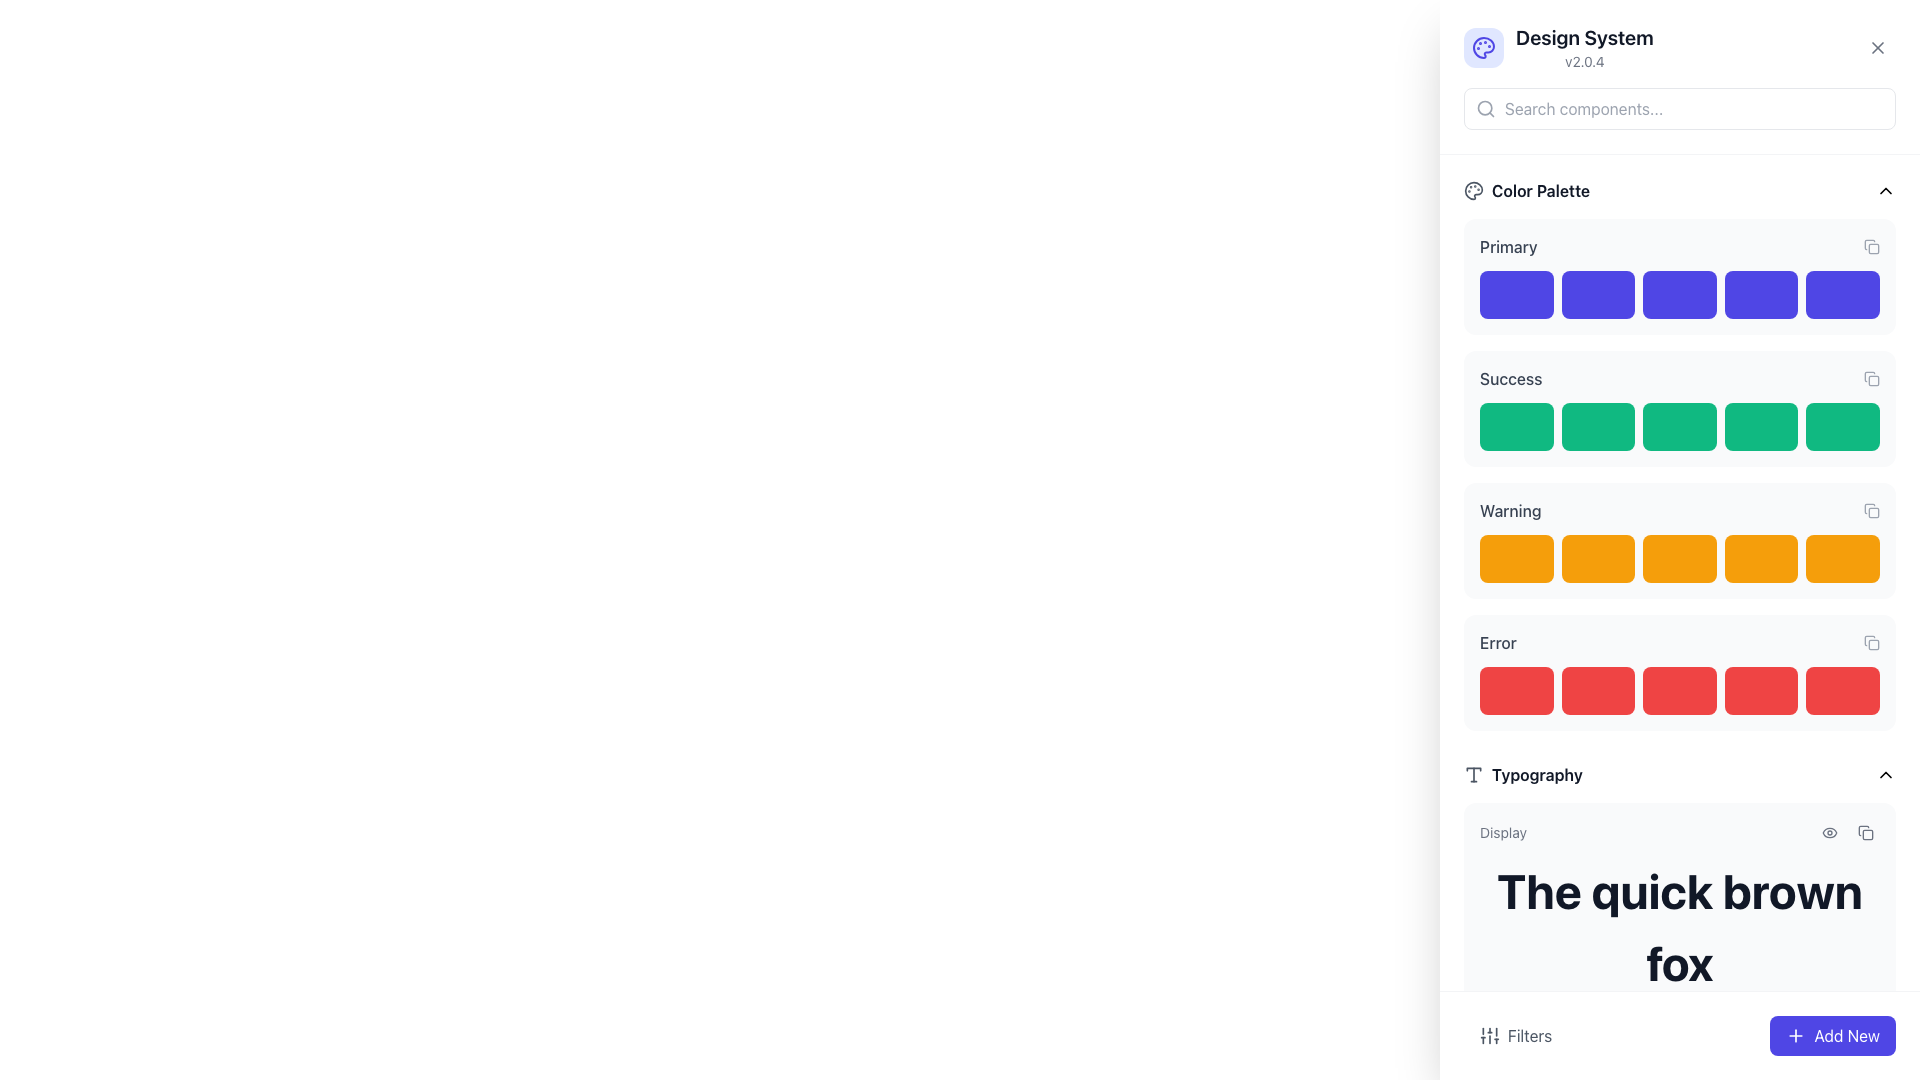 The image size is (1920, 1080). What do you see at coordinates (1503, 833) in the screenshot?
I see `the static text label displaying 'Display' in a small-sized gray font, located near the top of the 'Typography' section` at bounding box center [1503, 833].